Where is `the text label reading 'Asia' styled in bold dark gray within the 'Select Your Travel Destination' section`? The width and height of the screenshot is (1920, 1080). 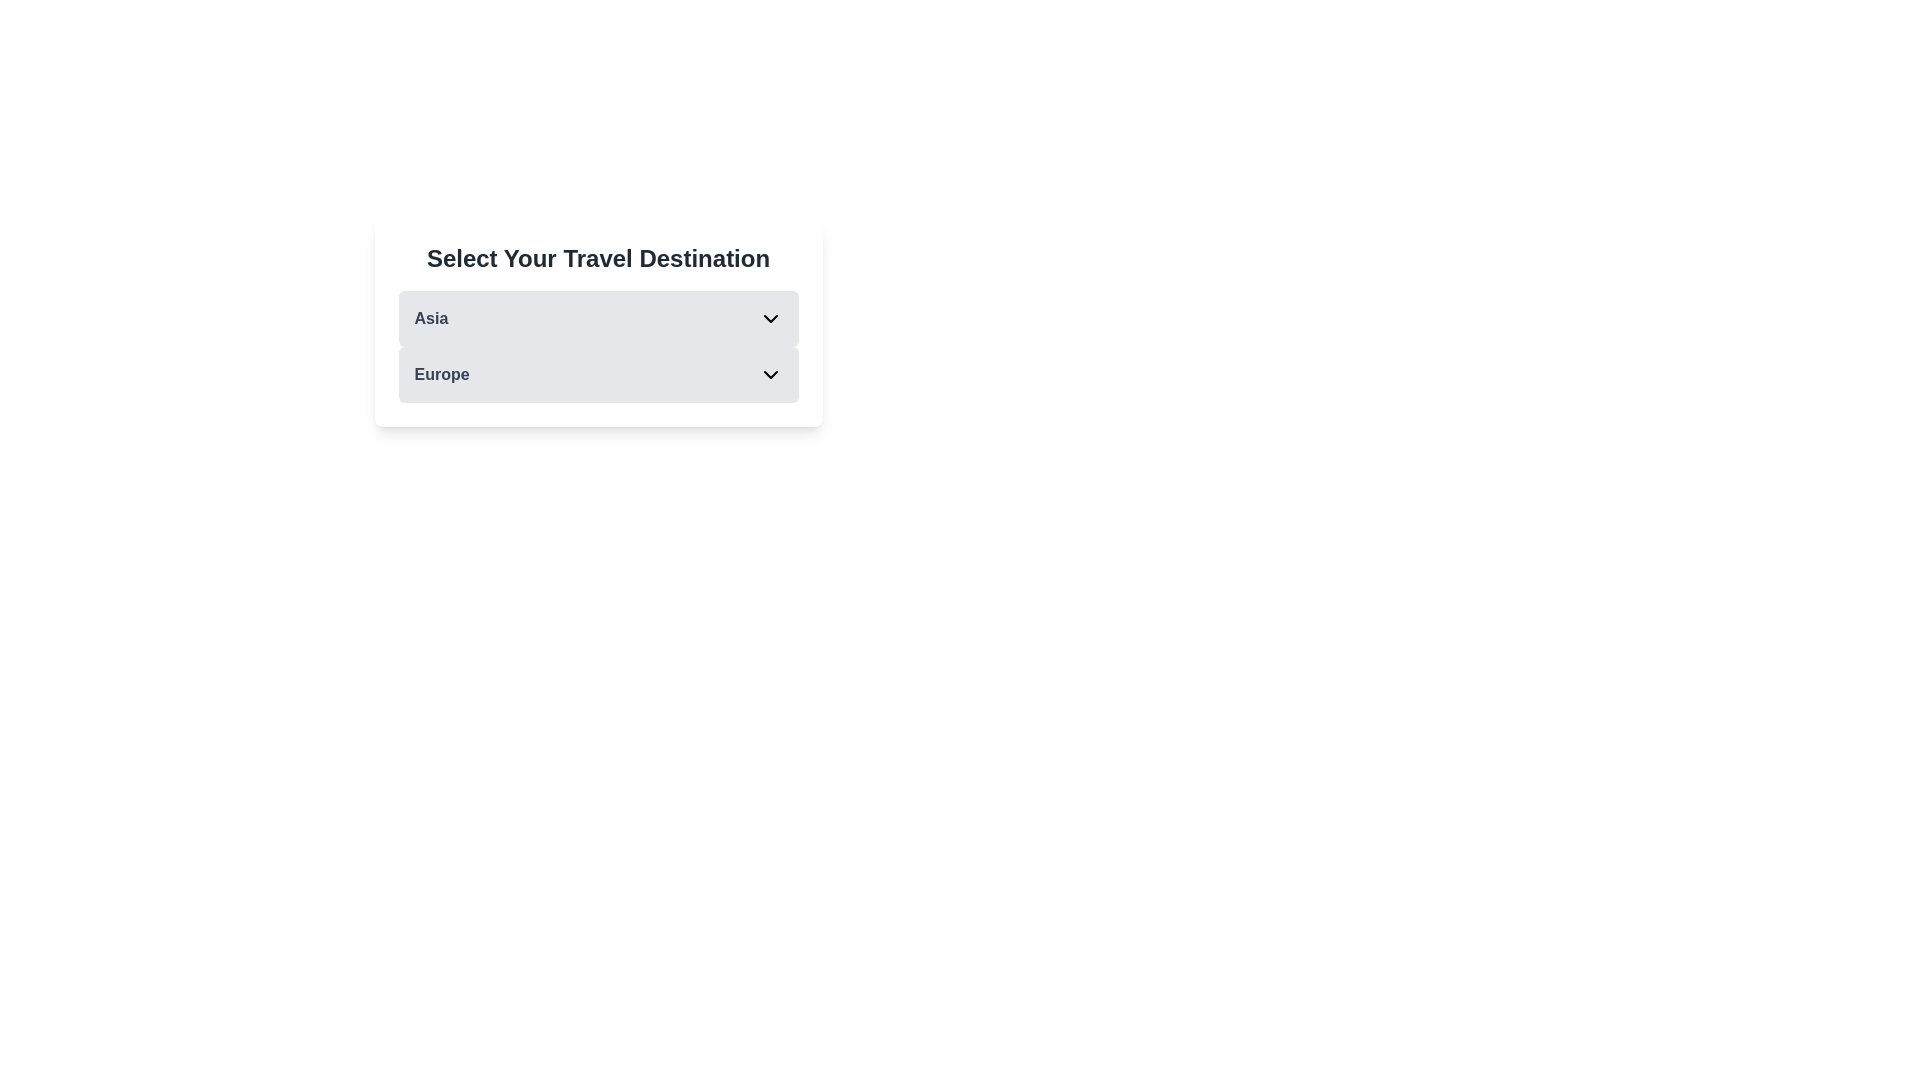 the text label reading 'Asia' styled in bold dark gray within the 'Select Your Travel Destination' section is located at coordinates (430, 318).